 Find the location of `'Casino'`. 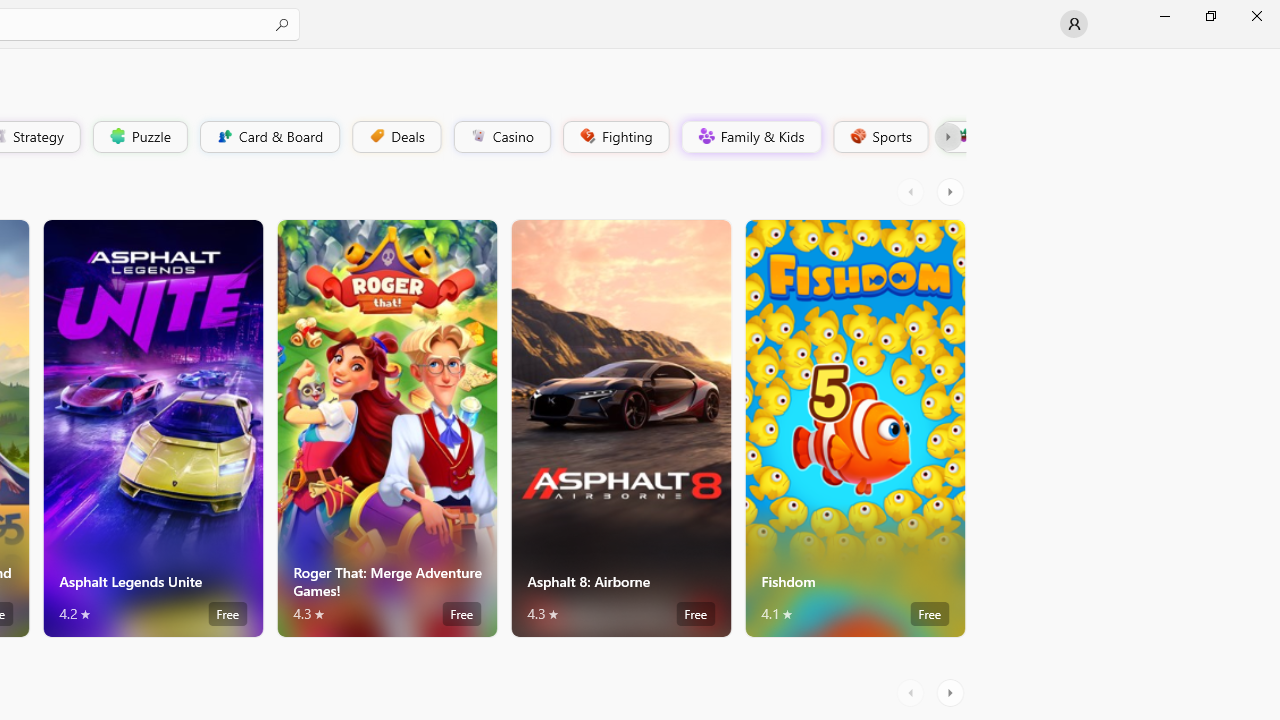

'Casino' is located at coordinates (501, 135).